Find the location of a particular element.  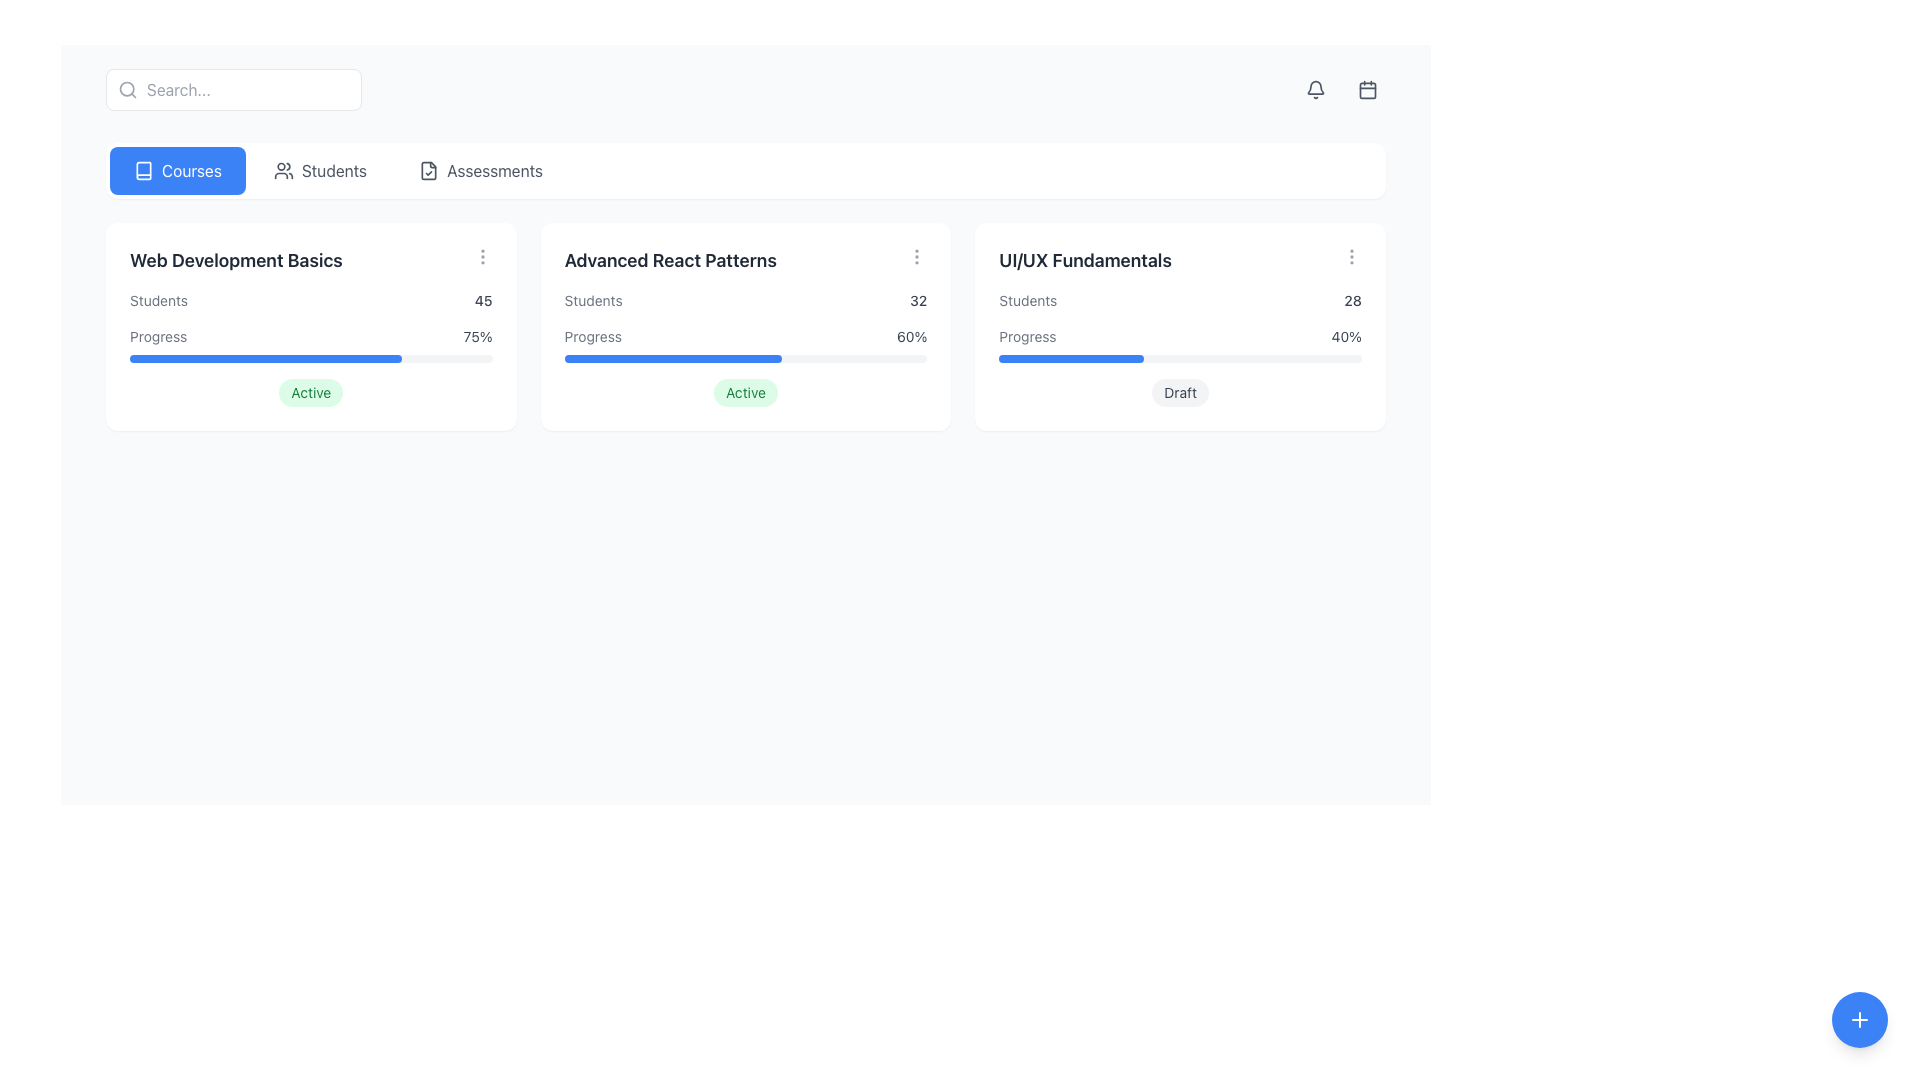

the progress bar indicating '60%' with the label 'Progress' above it, located in the second card of three cards in the main interface is located at coordinates (744, 343).